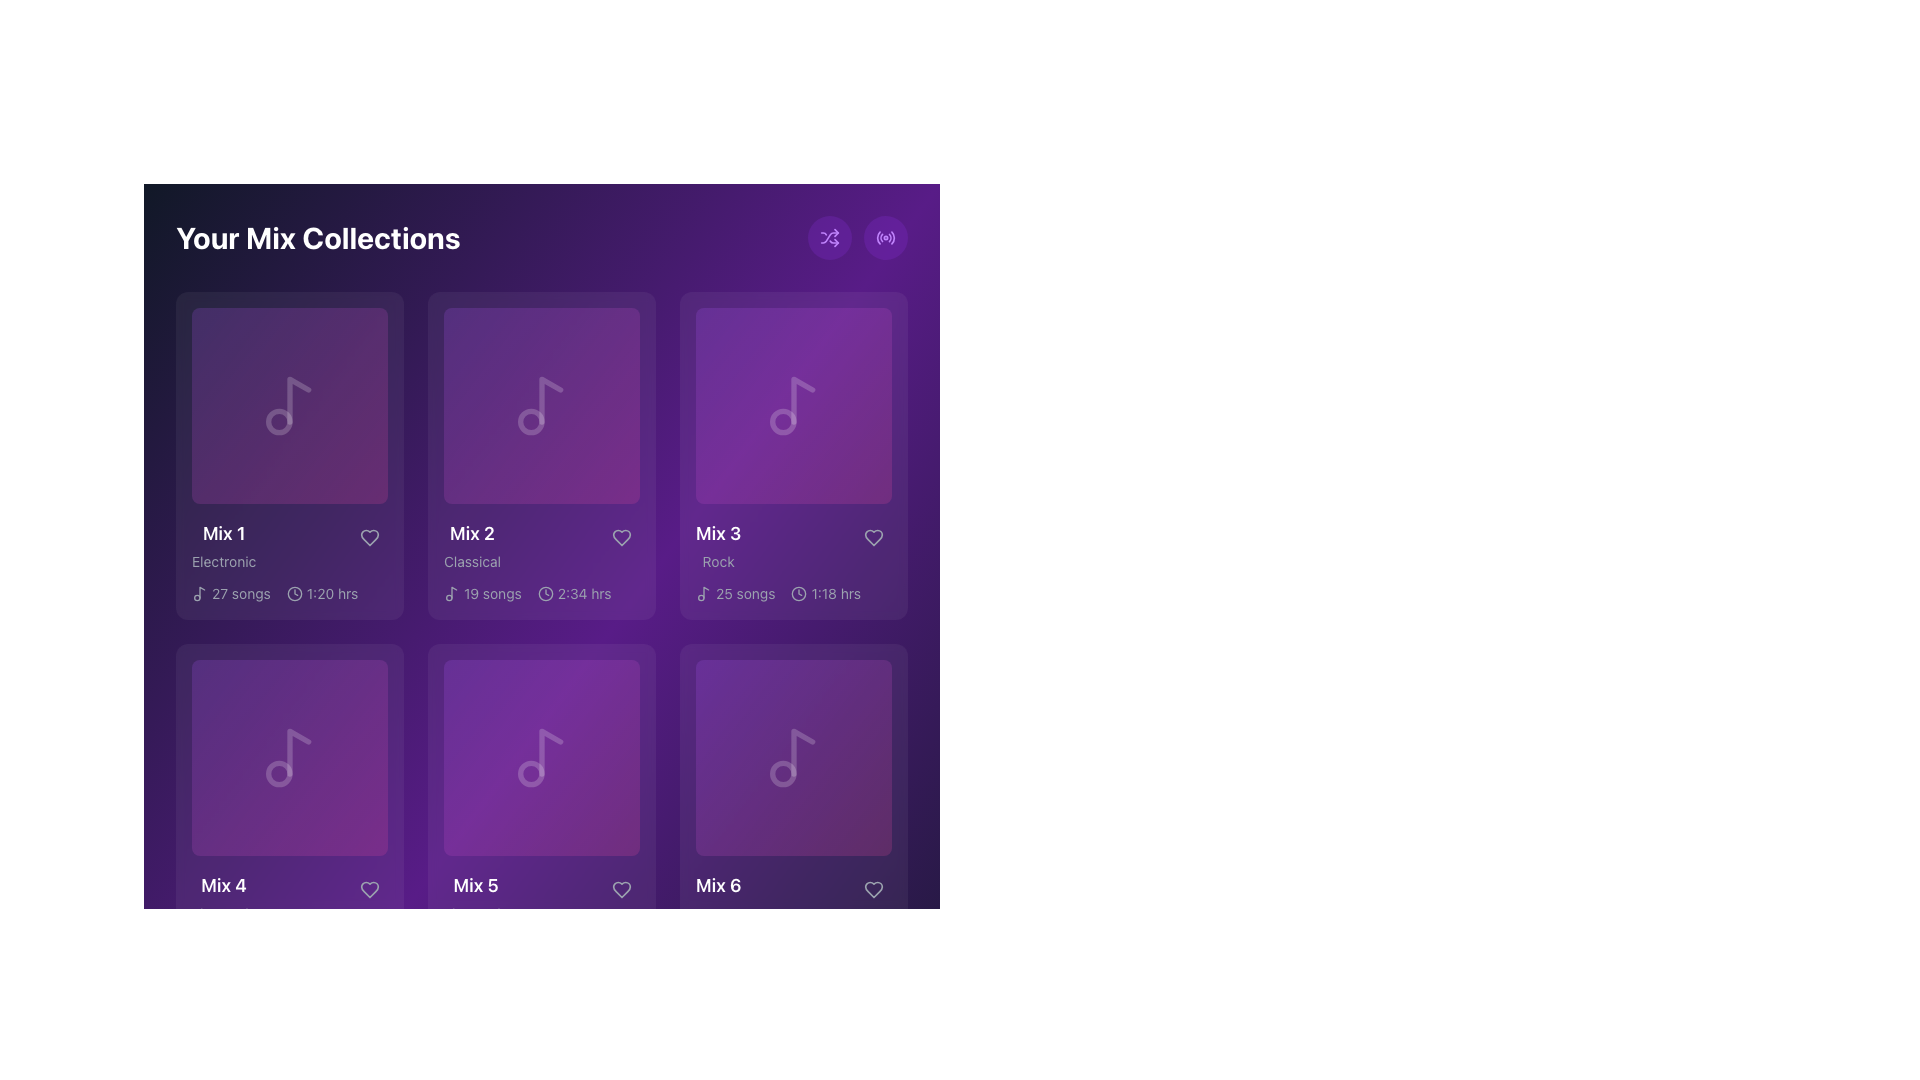 The width and height of the screenshot is (1920, 1080). I want to click on the 'Favorite' button icon located at the bottom-right corner of the 'Mix 1' card in the 'Your Mix Collections' section, so click(369, 536).